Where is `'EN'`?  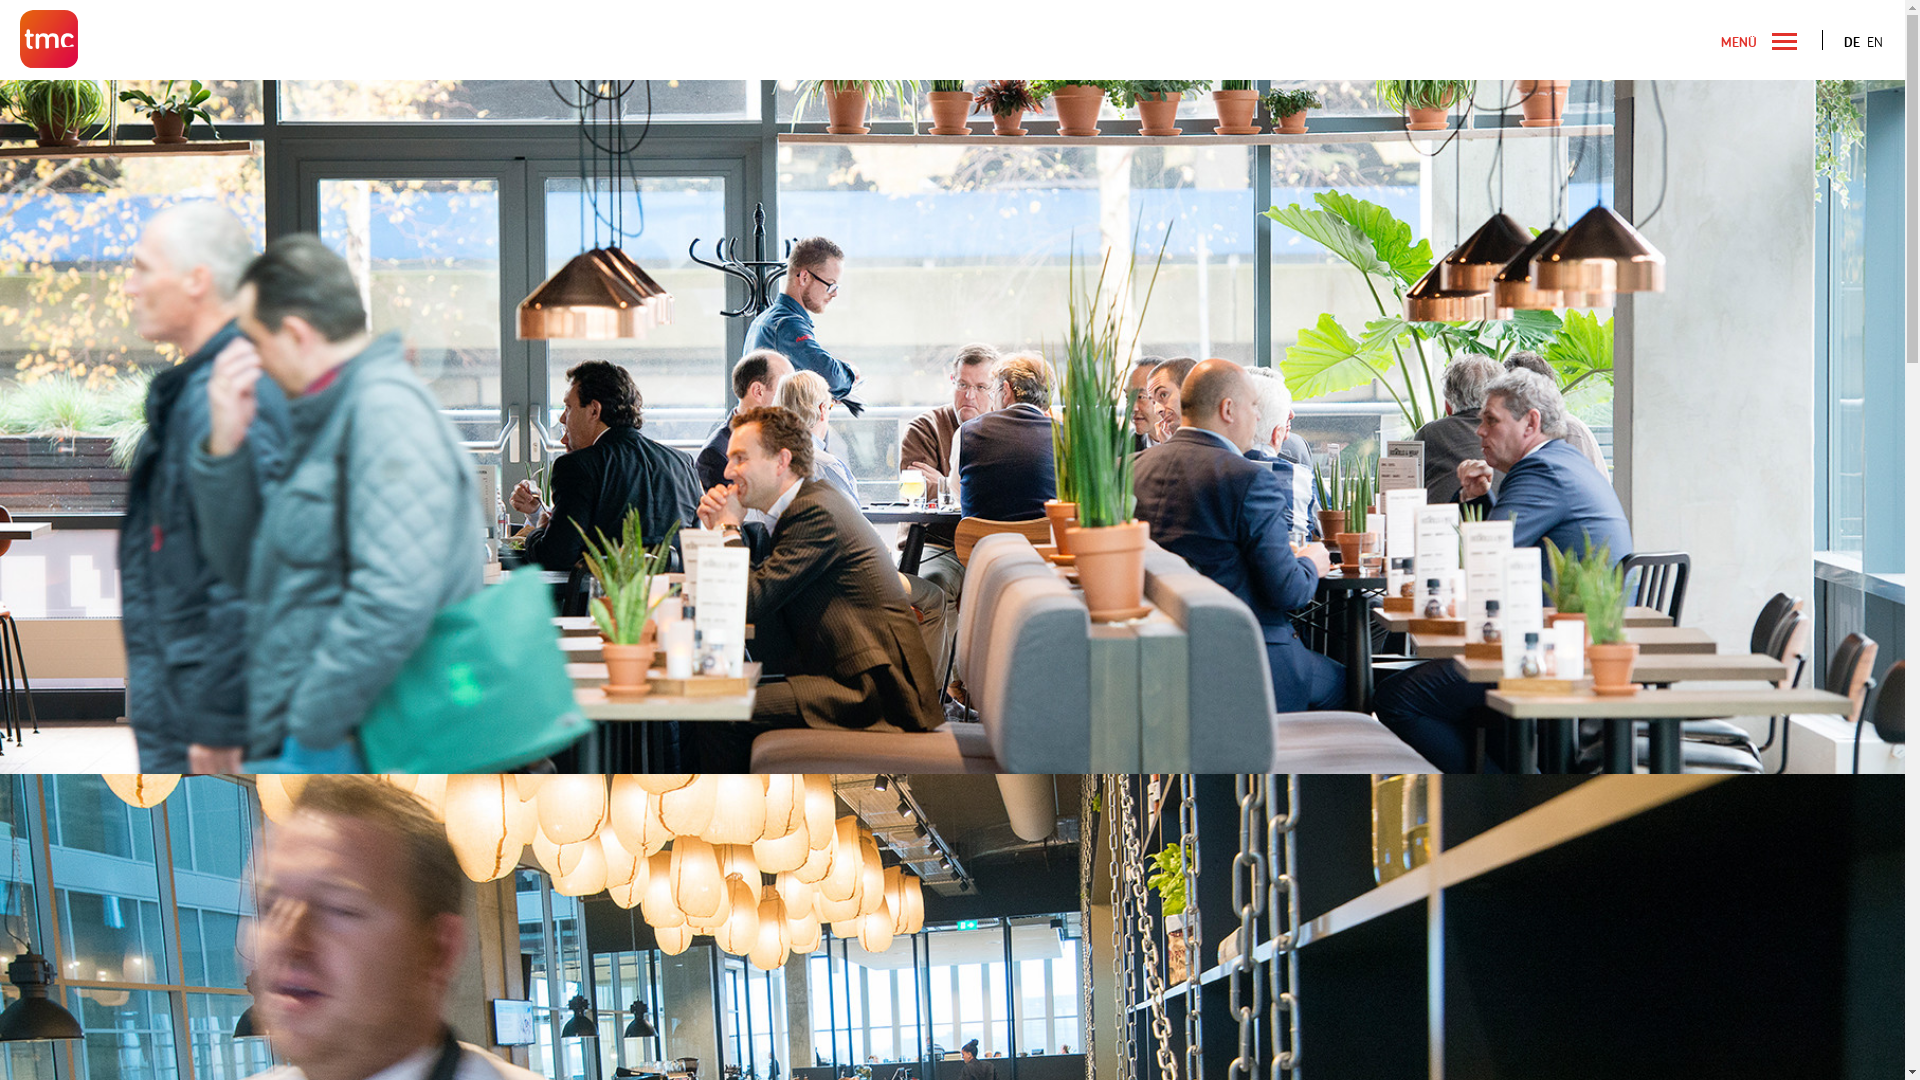 'EN' is located at coordinates (1874, 42).